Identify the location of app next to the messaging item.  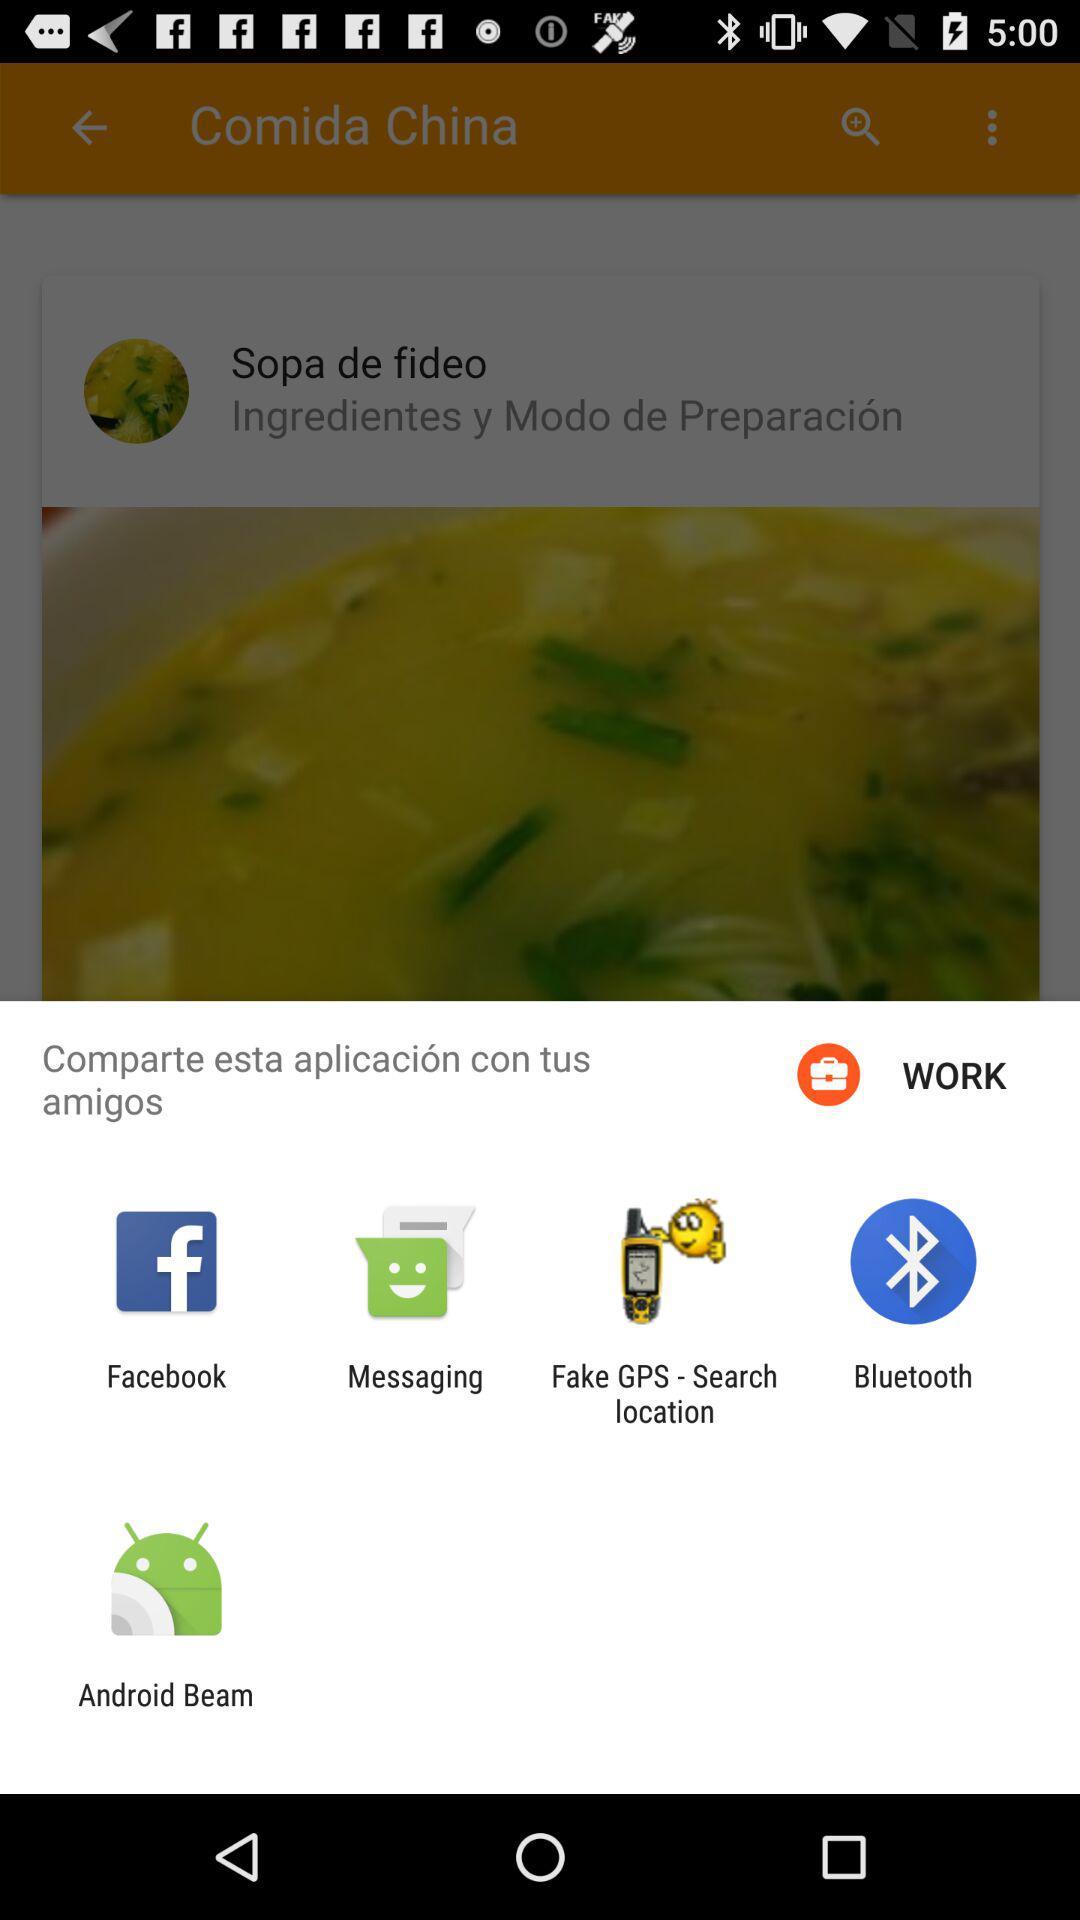
(664, 1392).